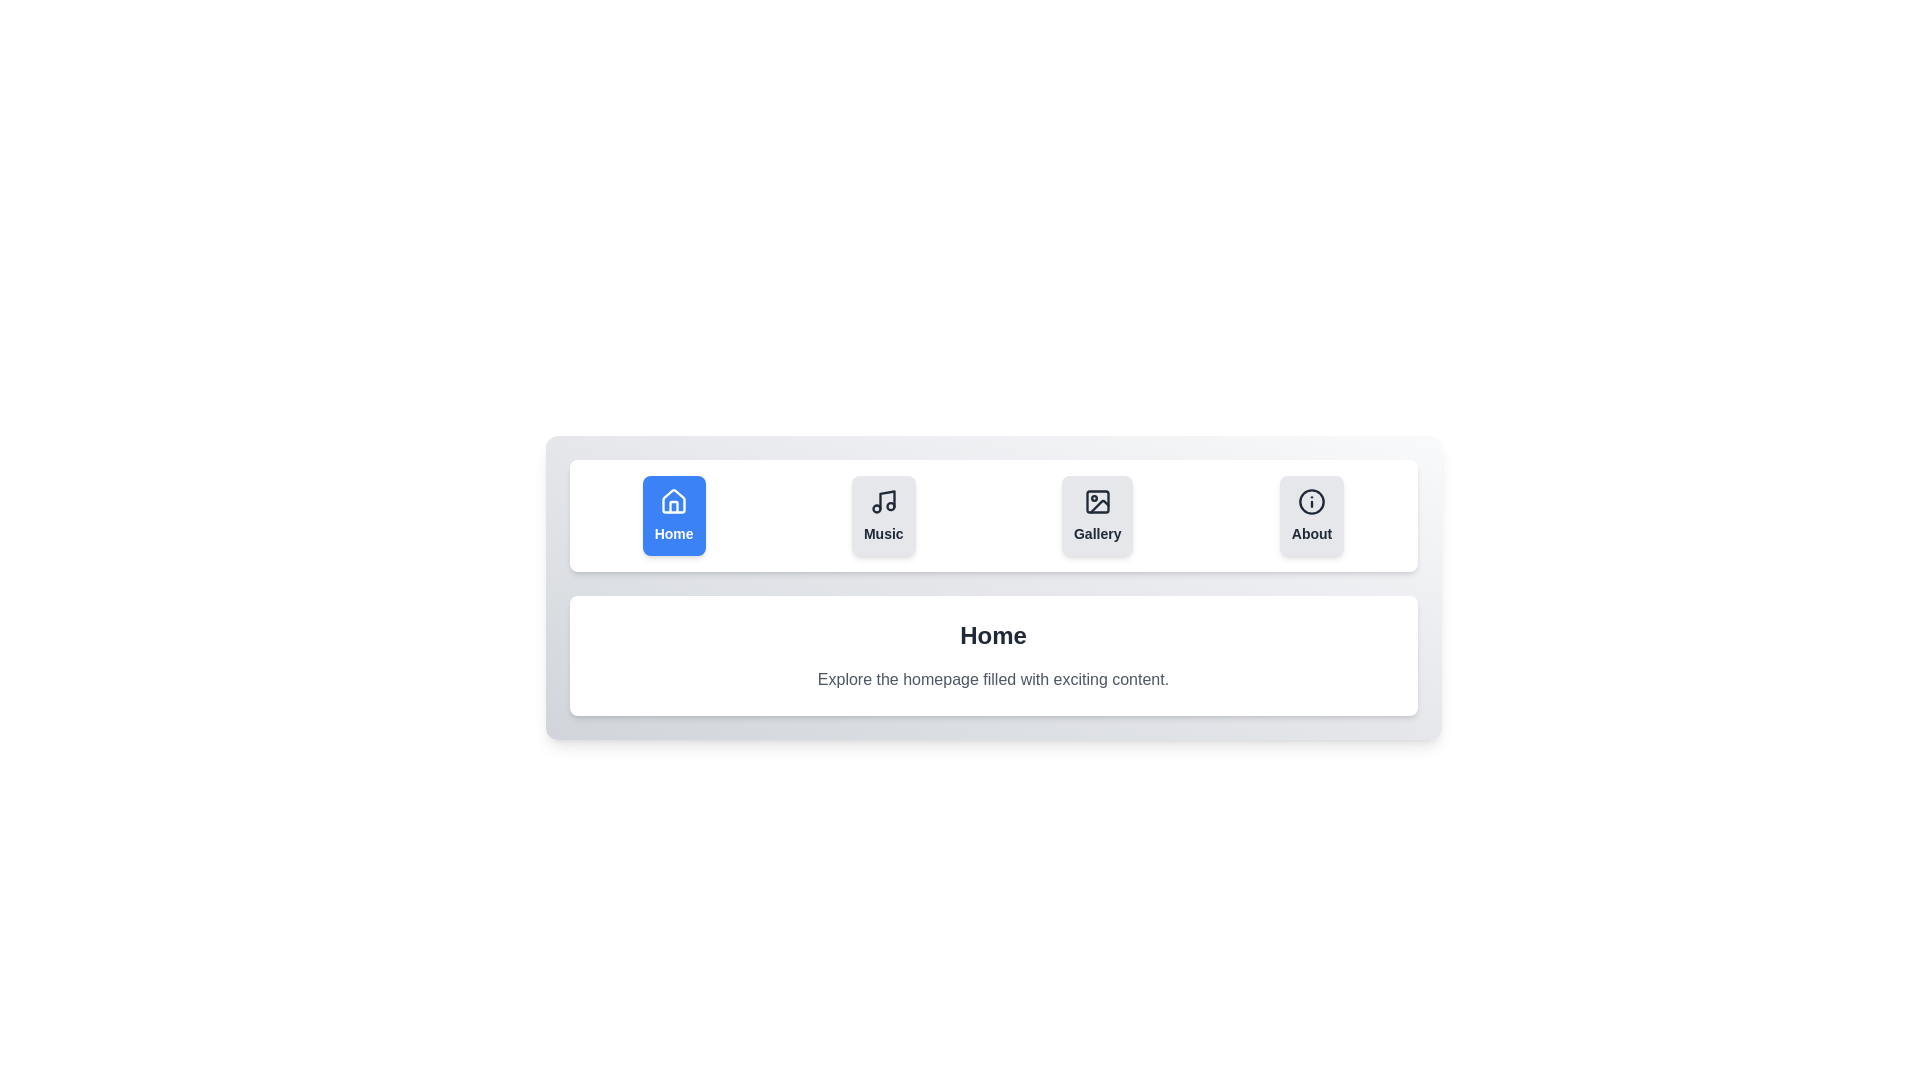 This screenshot has width=1920, height=1080. I want to click on the tab button labeled Gallery, so click(1096, 515).